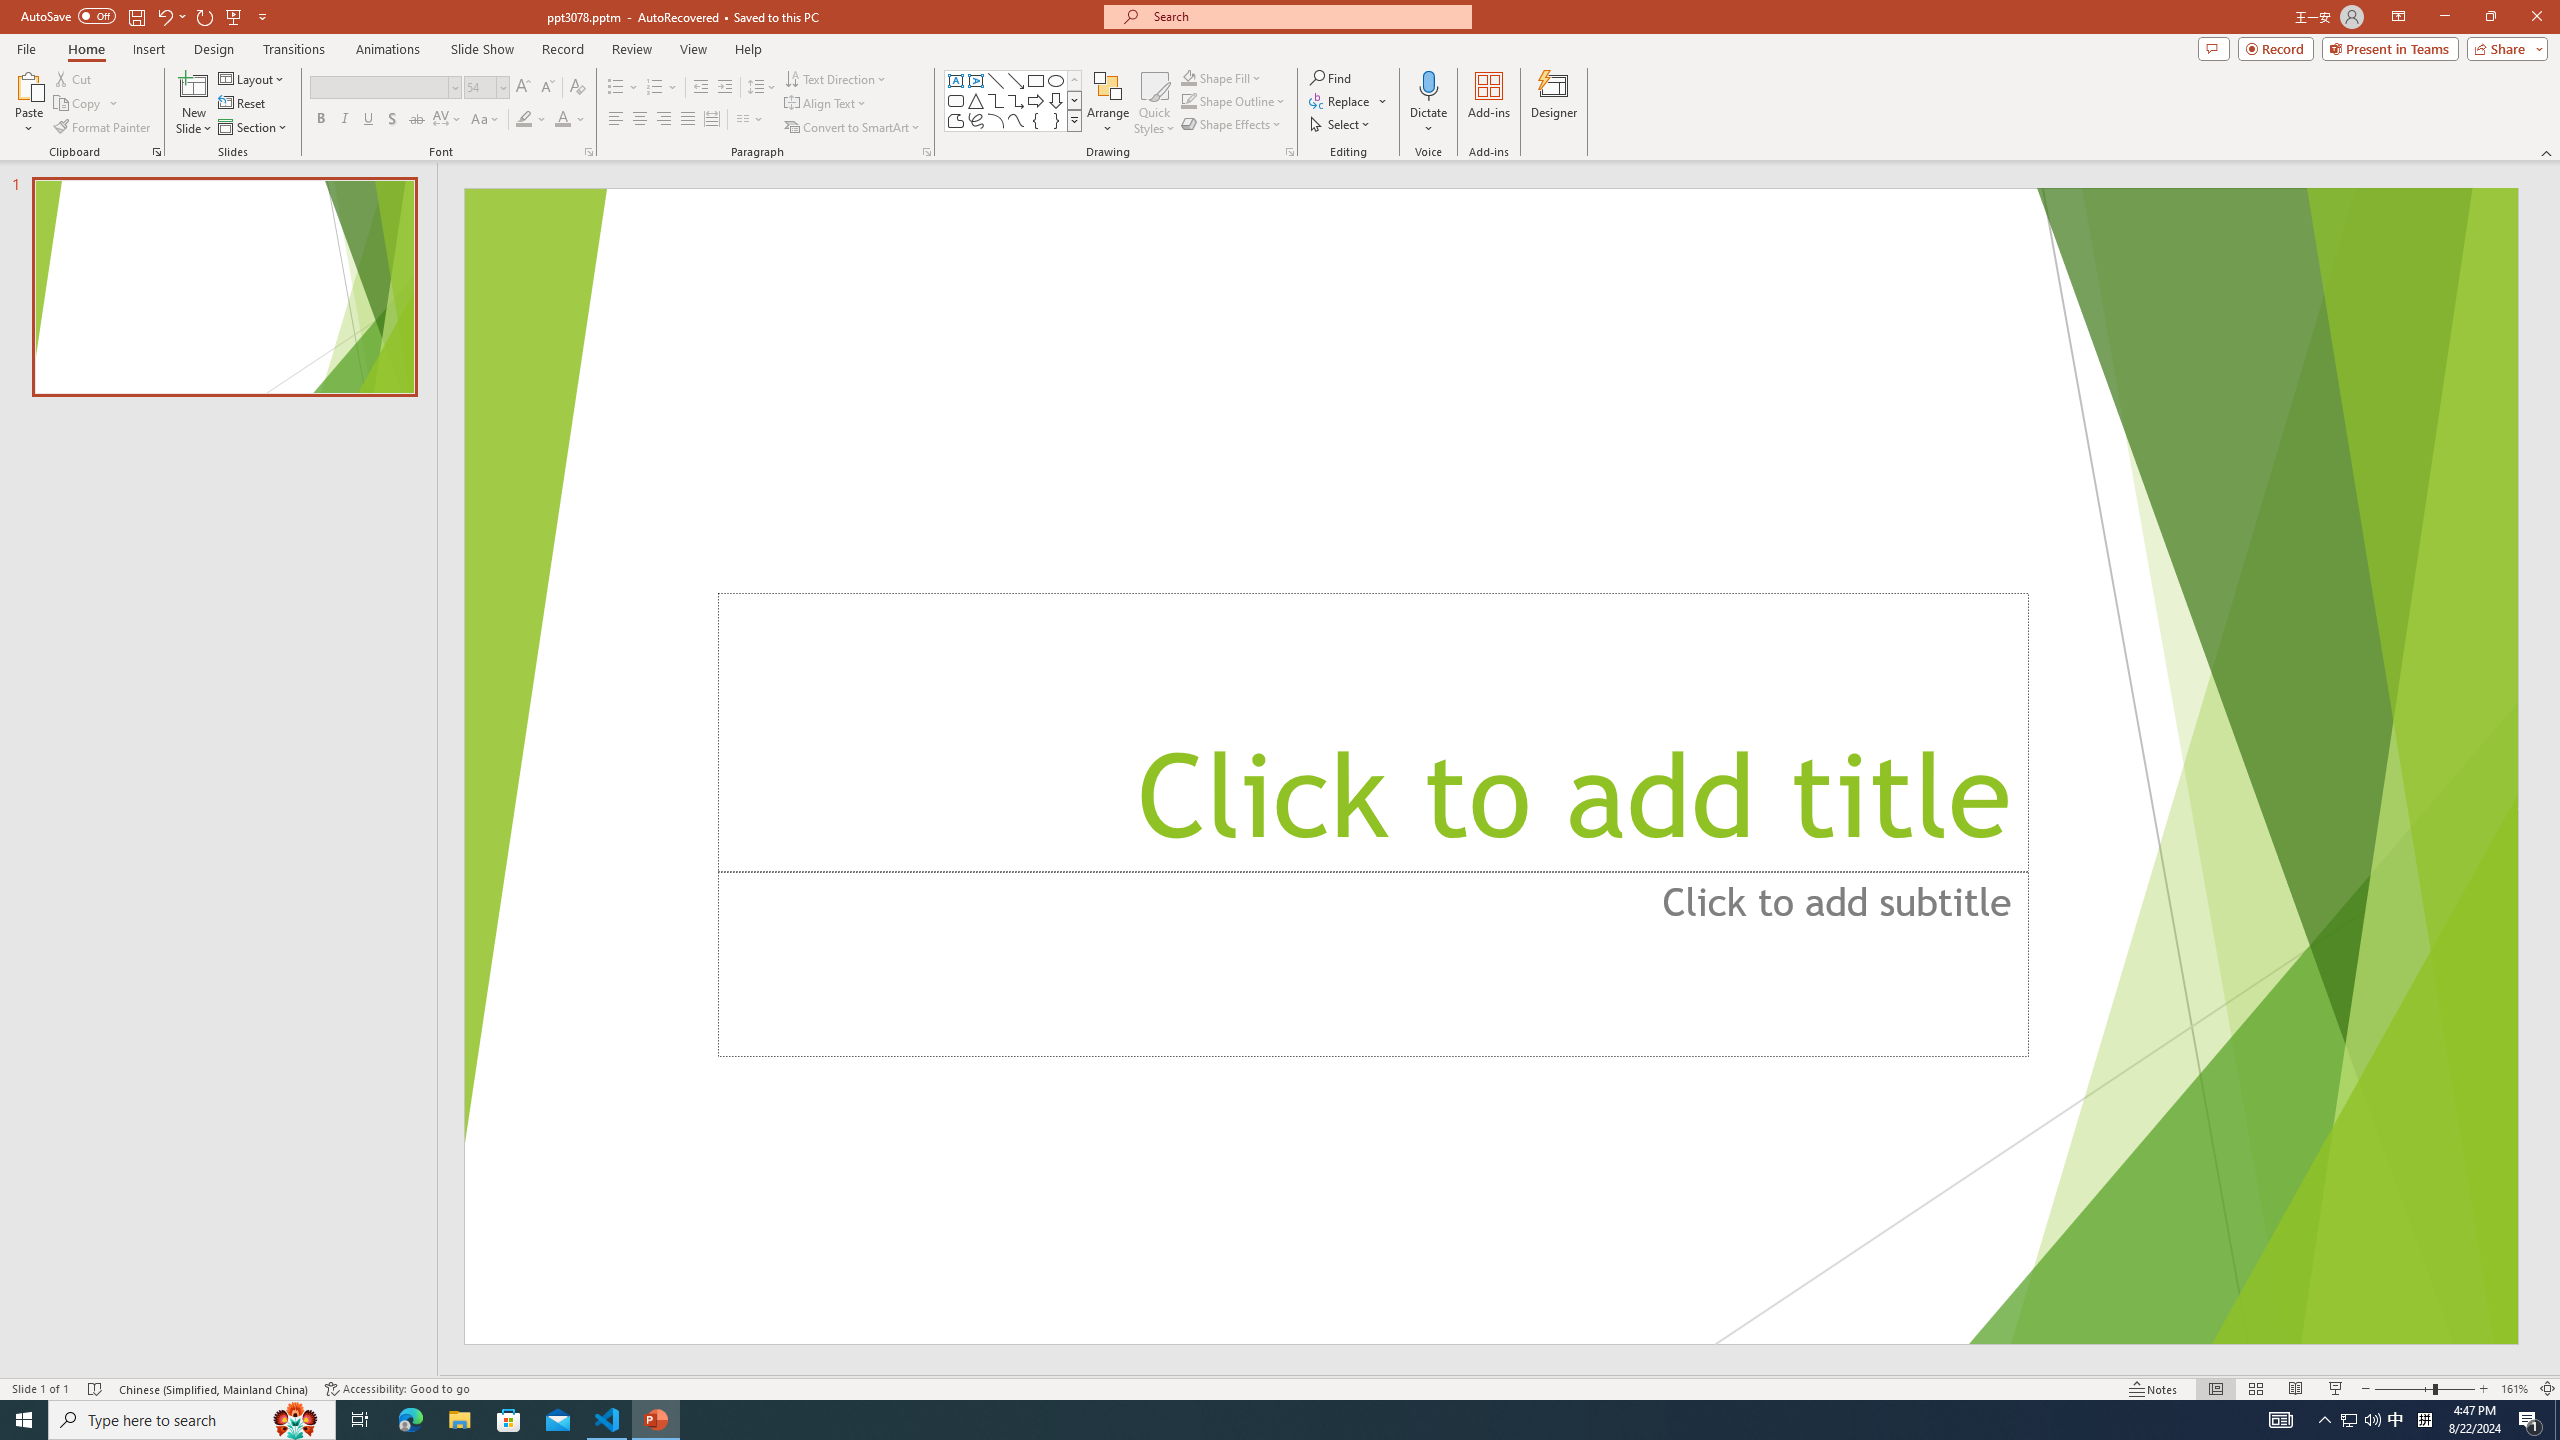  I want to click on 'Quick Styles', so click(1153, 103).